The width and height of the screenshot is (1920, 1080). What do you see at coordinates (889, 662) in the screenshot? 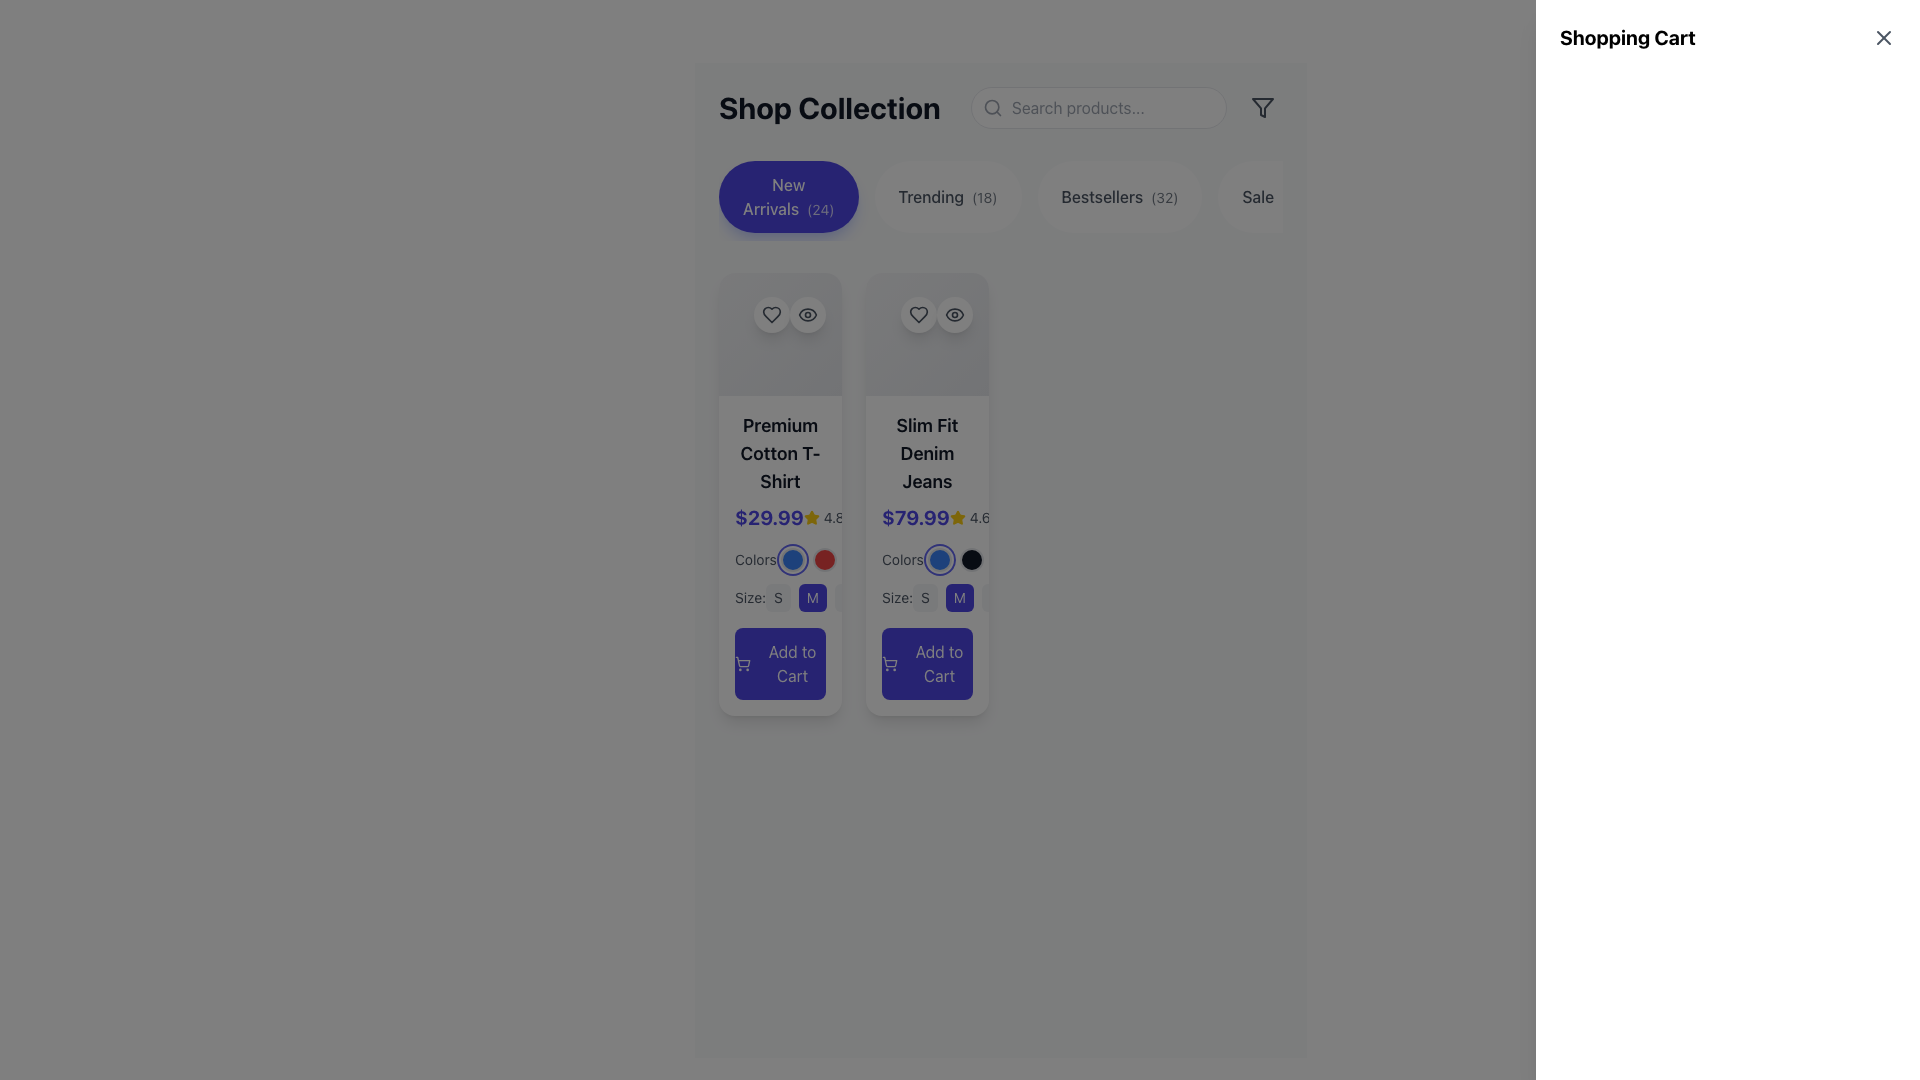
I see `the 'Add to Cart' button featuring a minimalist shopping cart icon for the 'Slim Fit Denim Jeans'` at bounding box center [889, 662].